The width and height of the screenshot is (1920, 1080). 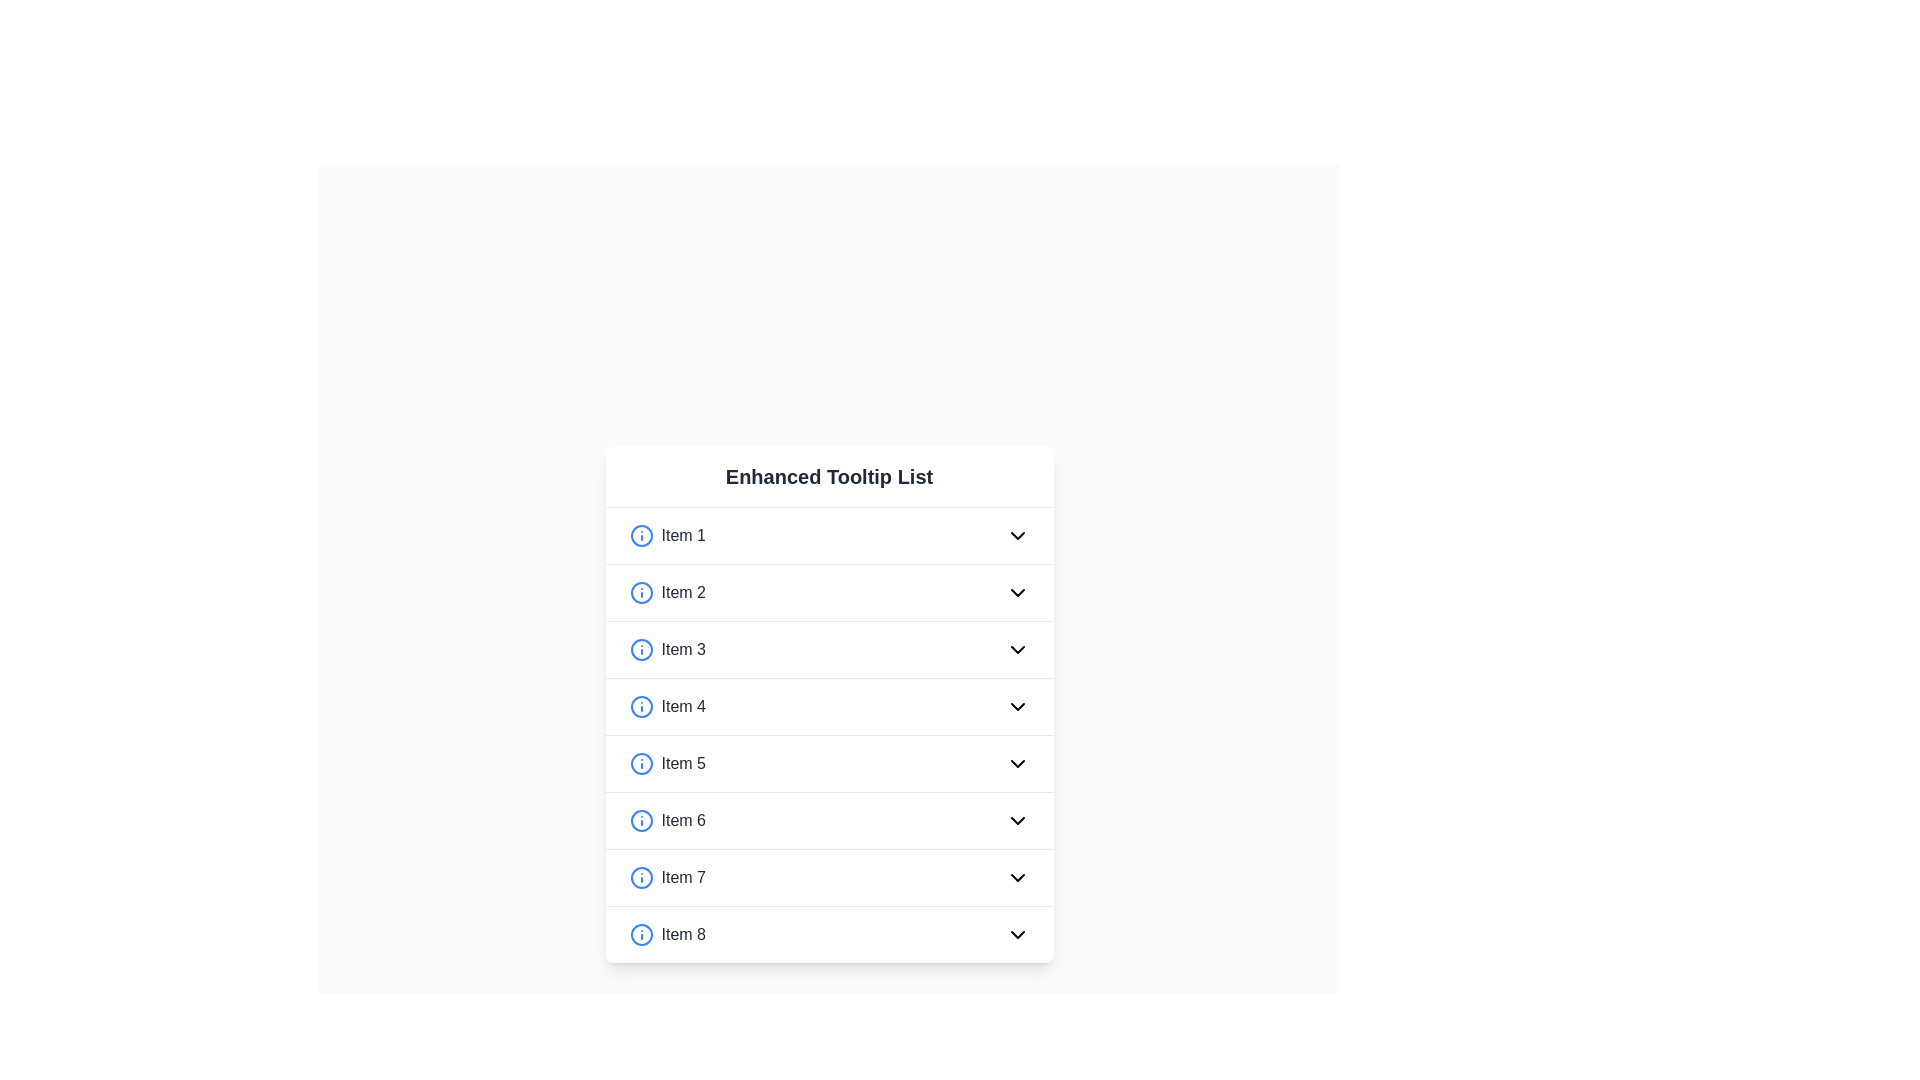 What do you see at coordinates (829, 820) in the screenshot?
I see `the sixth item in the 'Enhanced Tooltip List'` at bounding box center [829, 820].